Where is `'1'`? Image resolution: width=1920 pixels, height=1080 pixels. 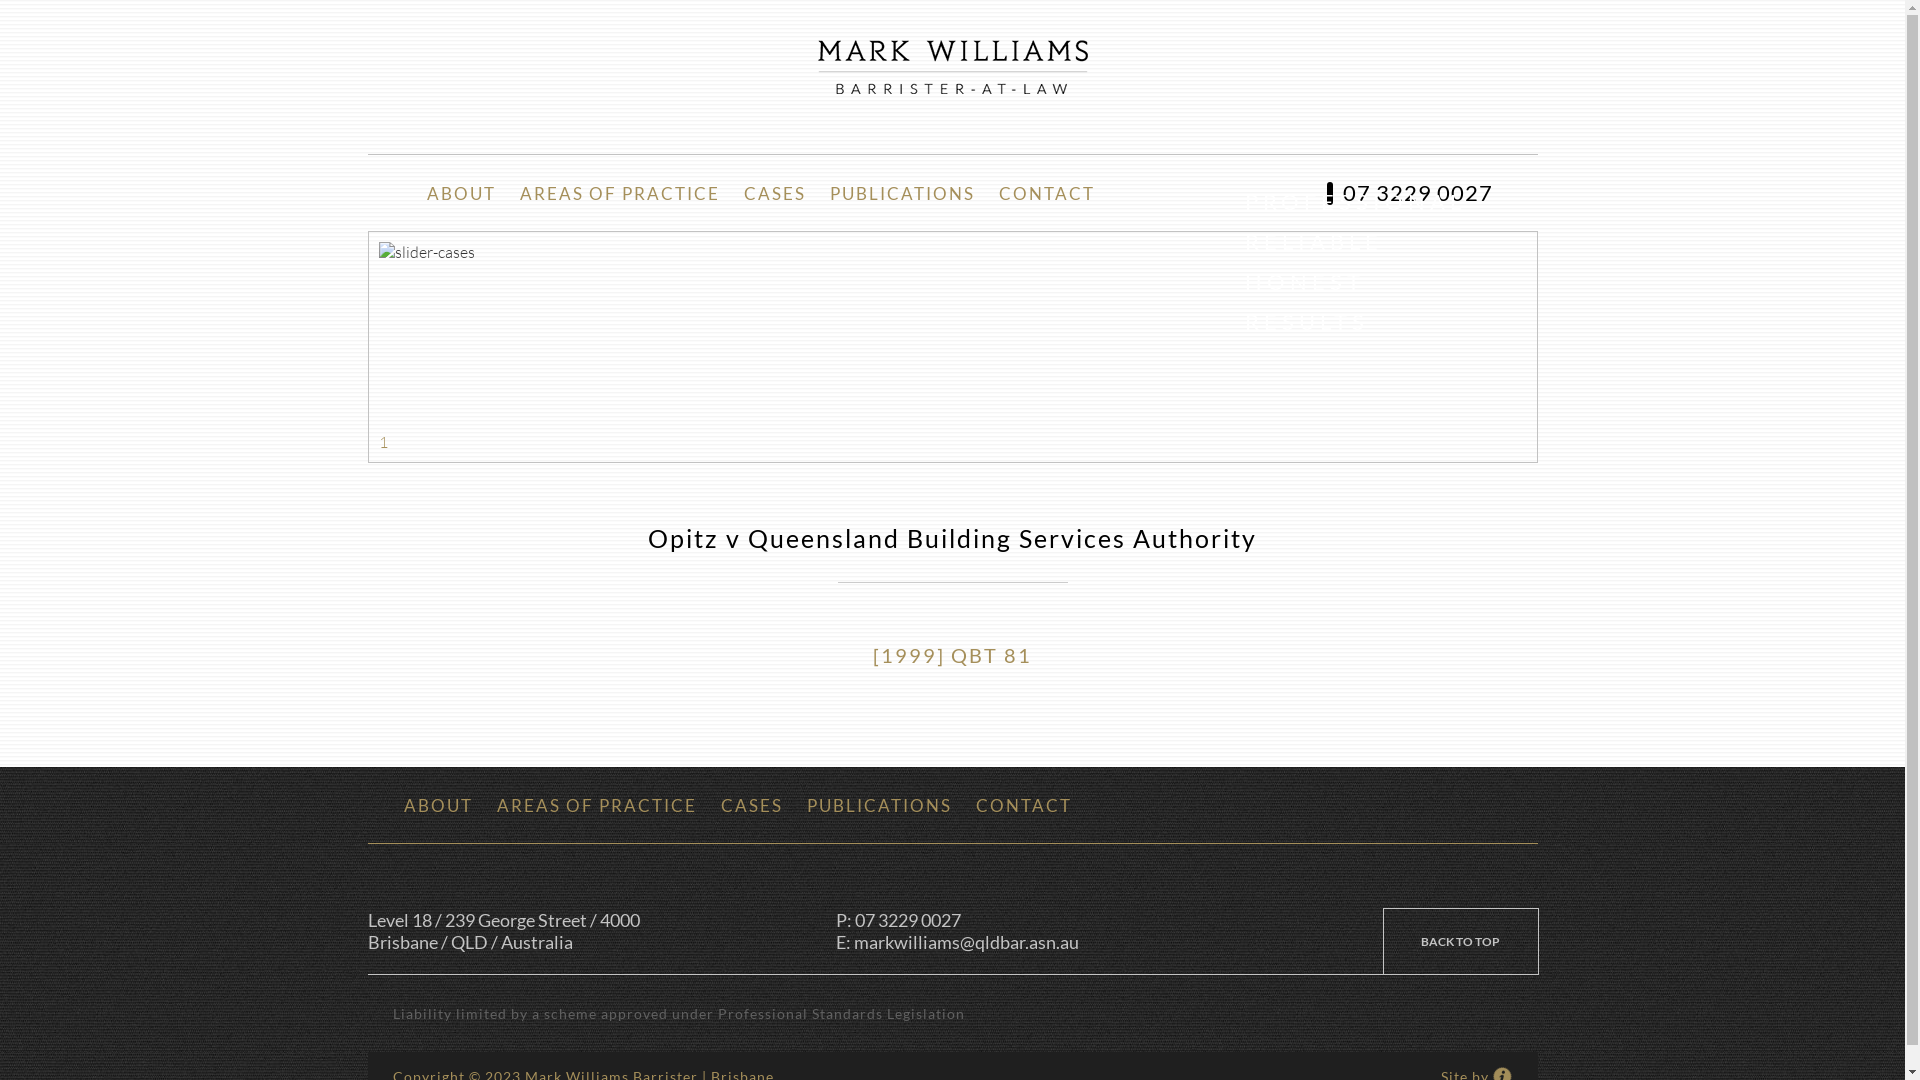
'1' is located at coordinates (382, 441).